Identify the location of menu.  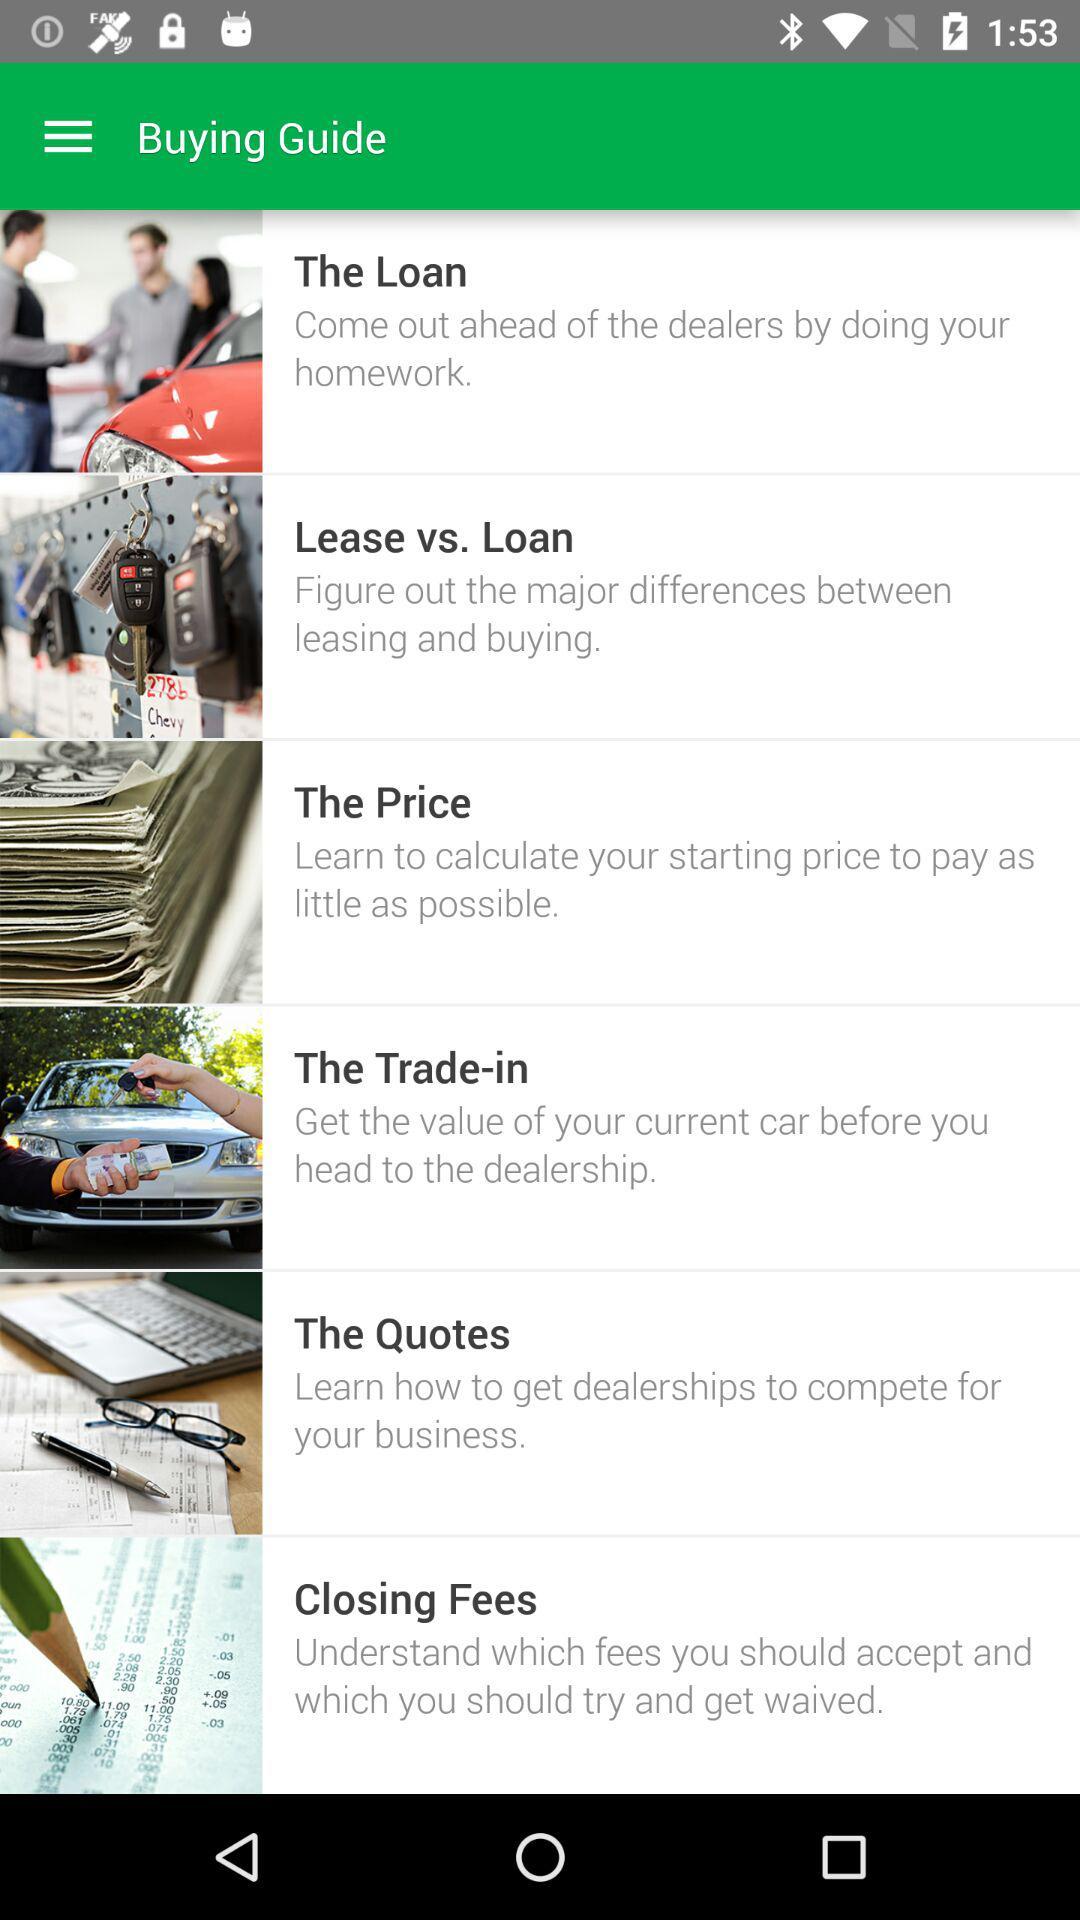
(67, 135).